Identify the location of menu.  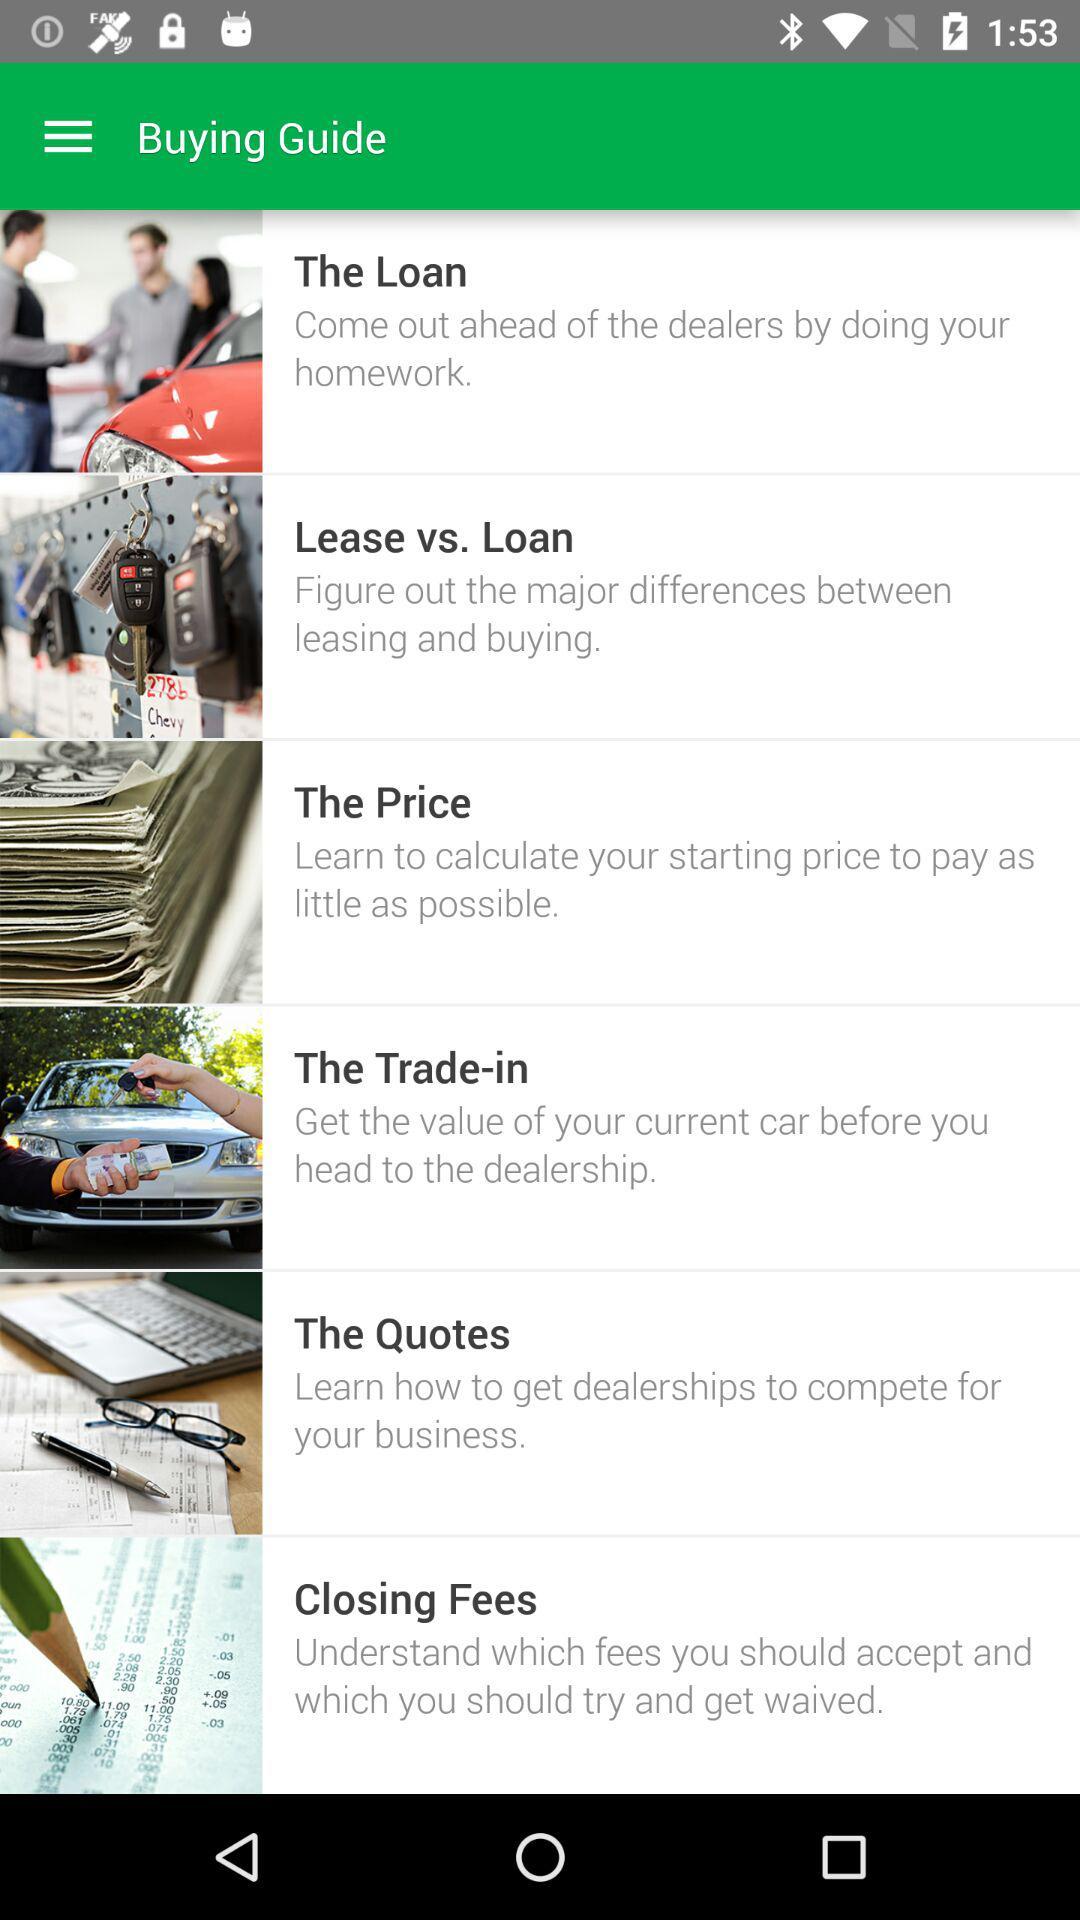
(67, 135).